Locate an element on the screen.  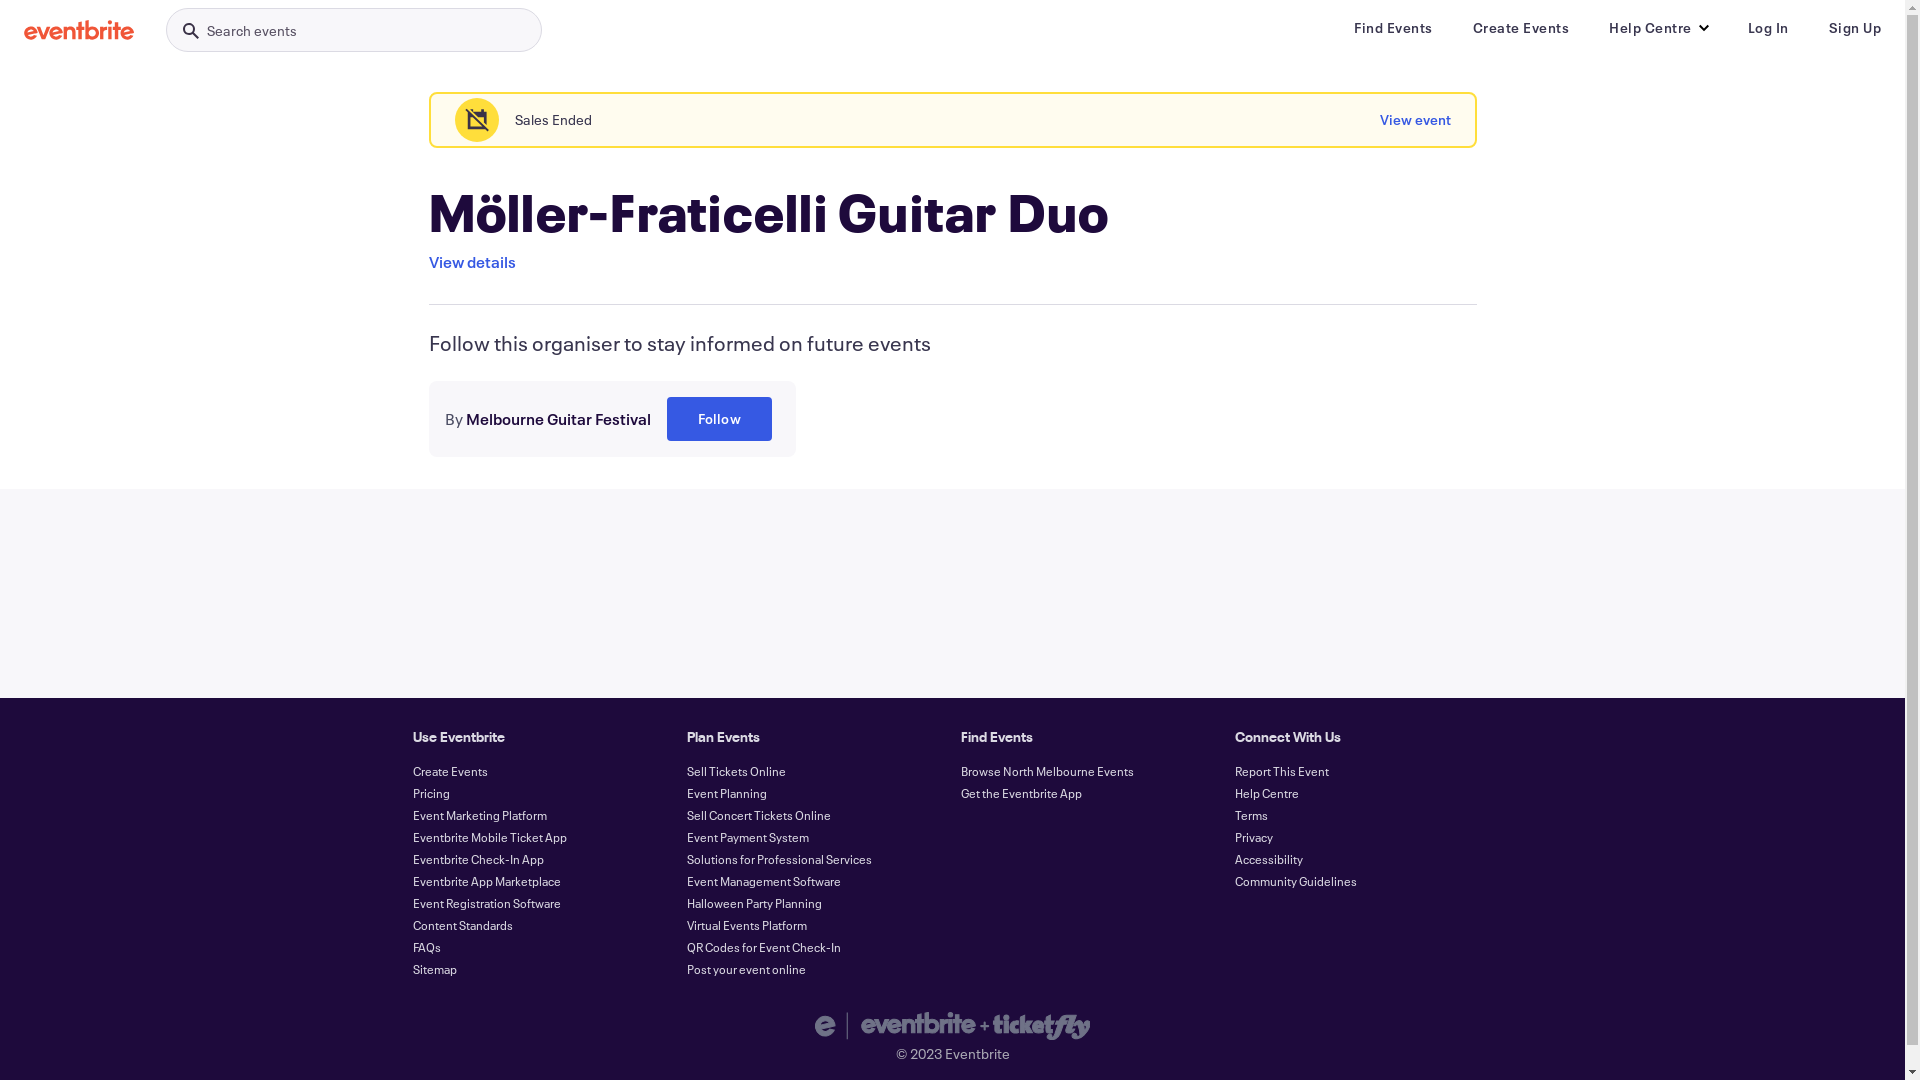
'Privacy' is located at coordinates (1232, 837).